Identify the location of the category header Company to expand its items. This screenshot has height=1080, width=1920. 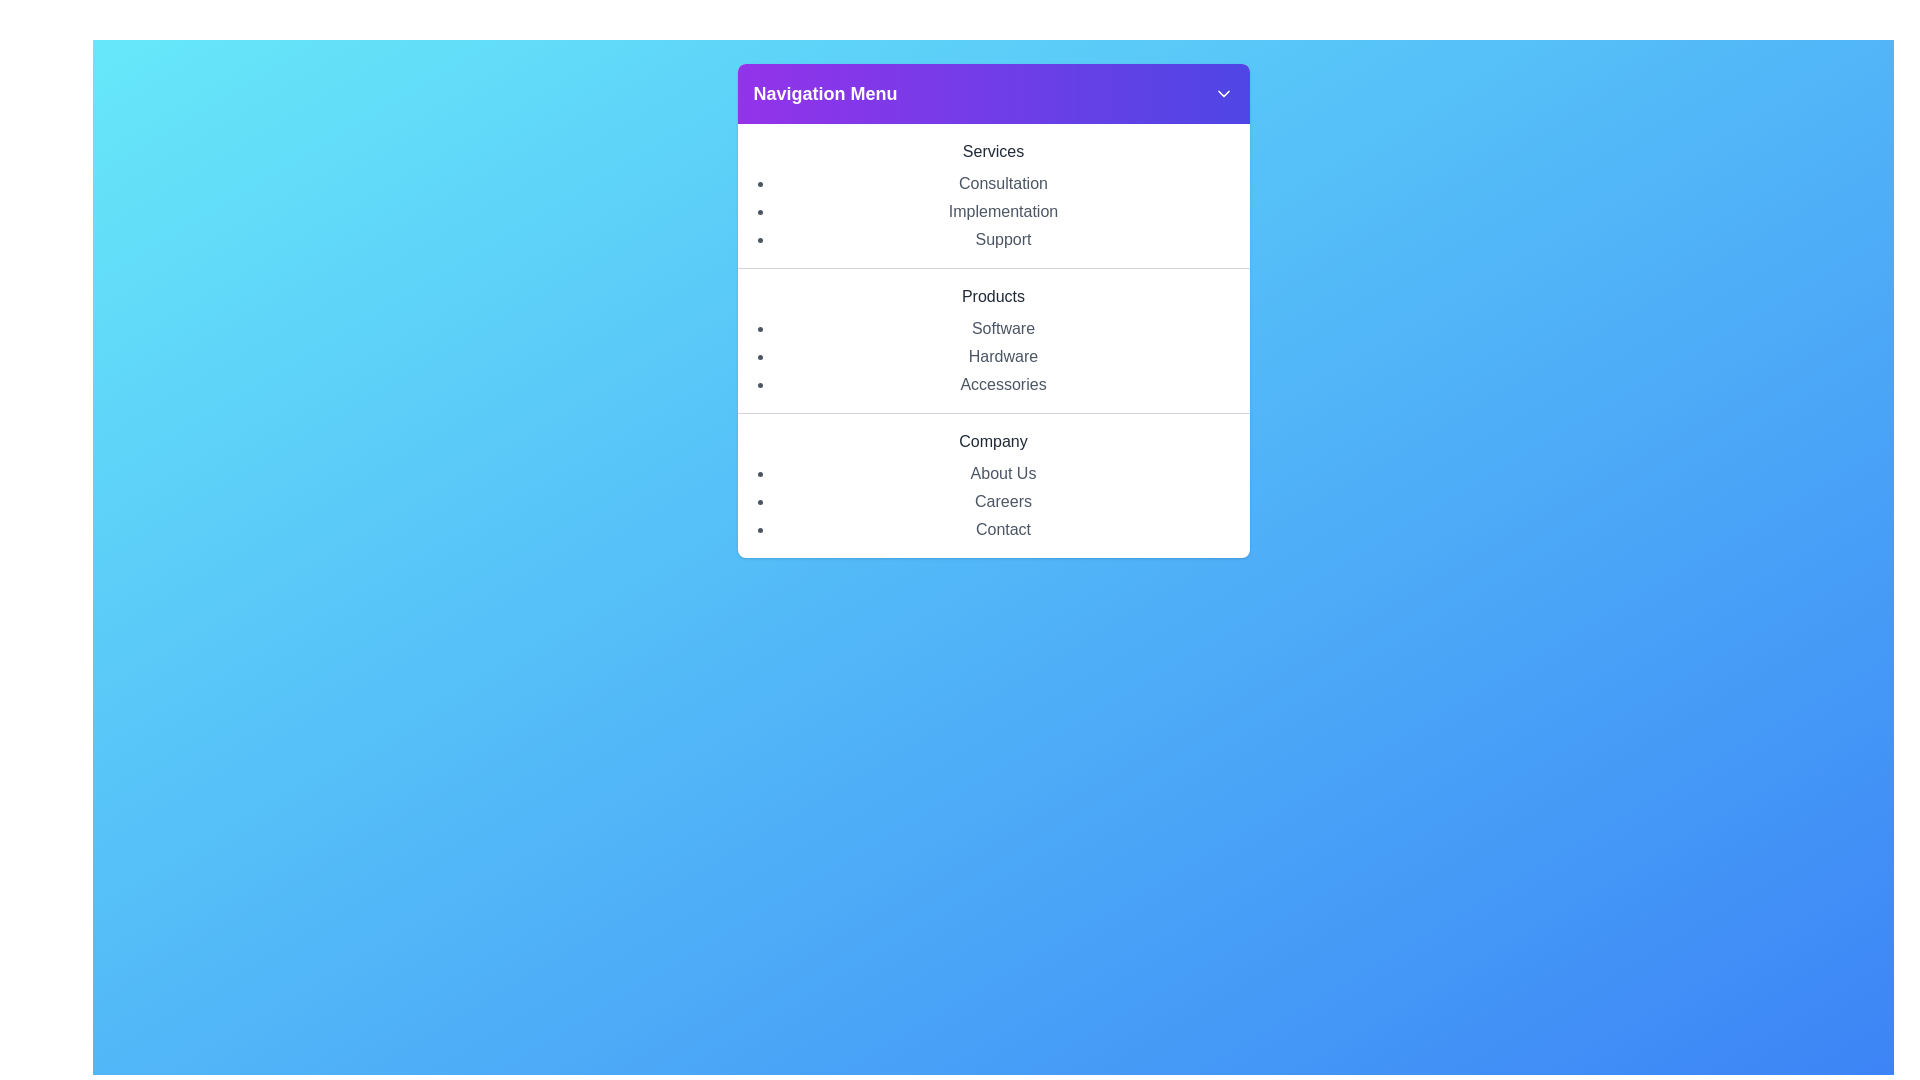
(993, 441).